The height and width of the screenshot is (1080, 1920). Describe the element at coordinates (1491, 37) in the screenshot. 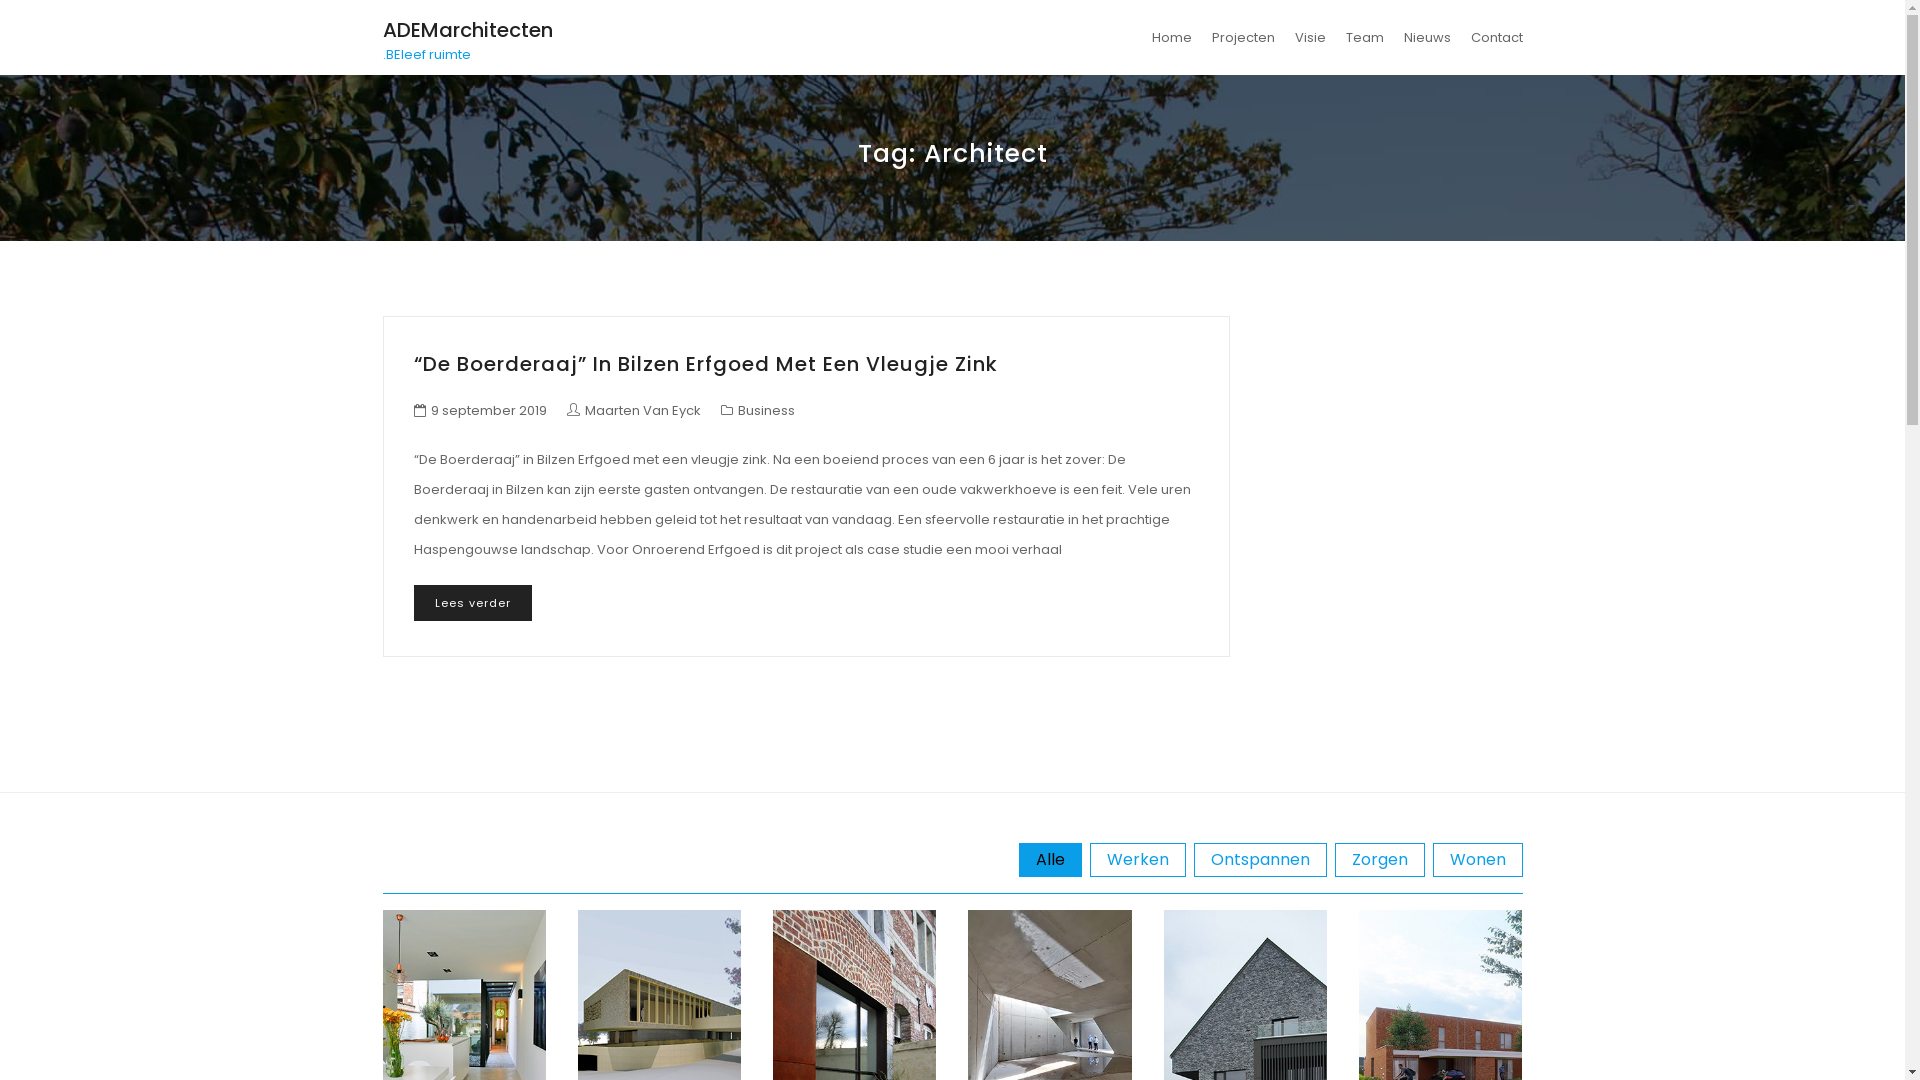

I see `'Contact'` at that location.